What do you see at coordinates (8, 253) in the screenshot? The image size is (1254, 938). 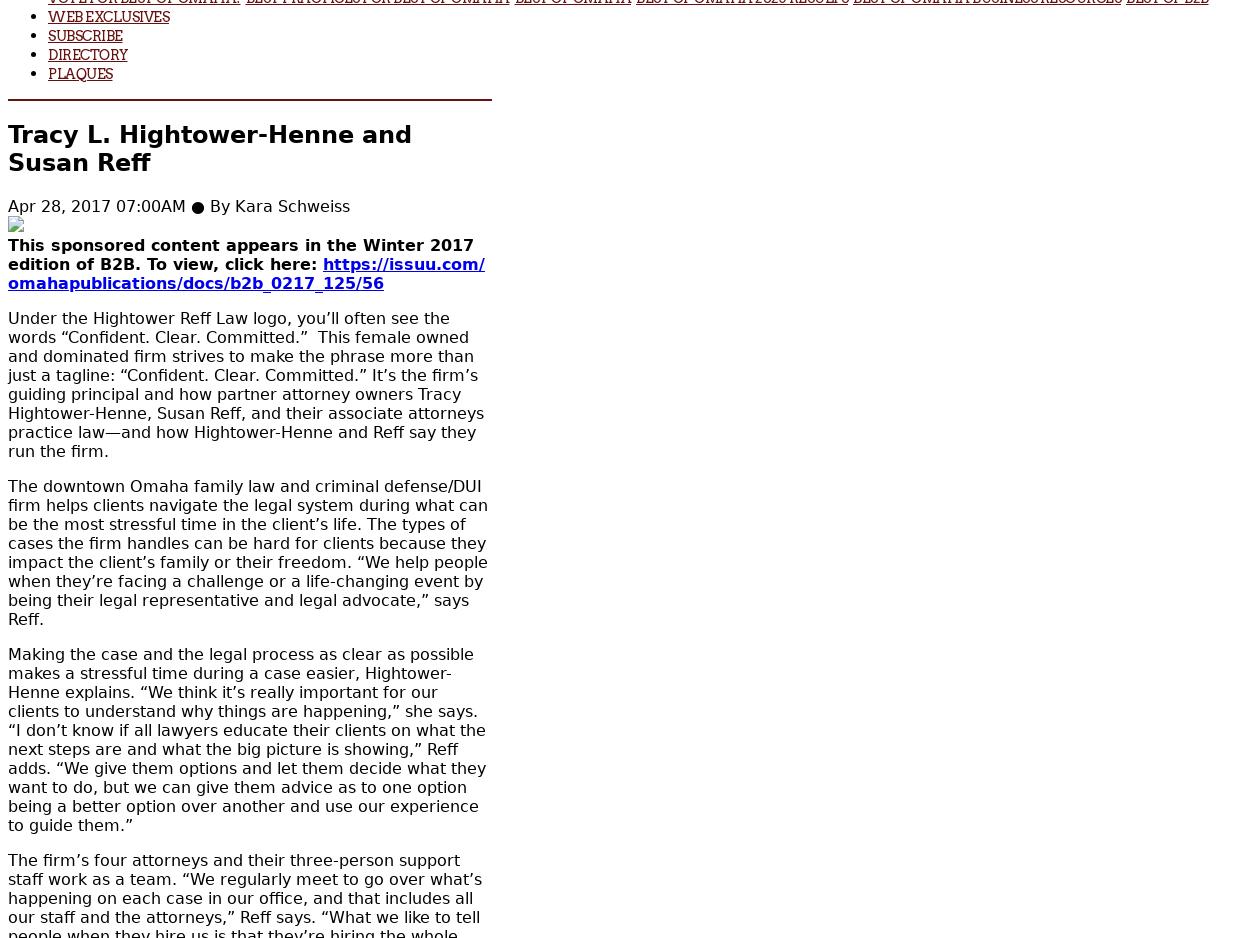 I see `'This sponsored content appears in the Winter 2017 edition of B2B. To view, click here:'` at bounding box center [8, 253].